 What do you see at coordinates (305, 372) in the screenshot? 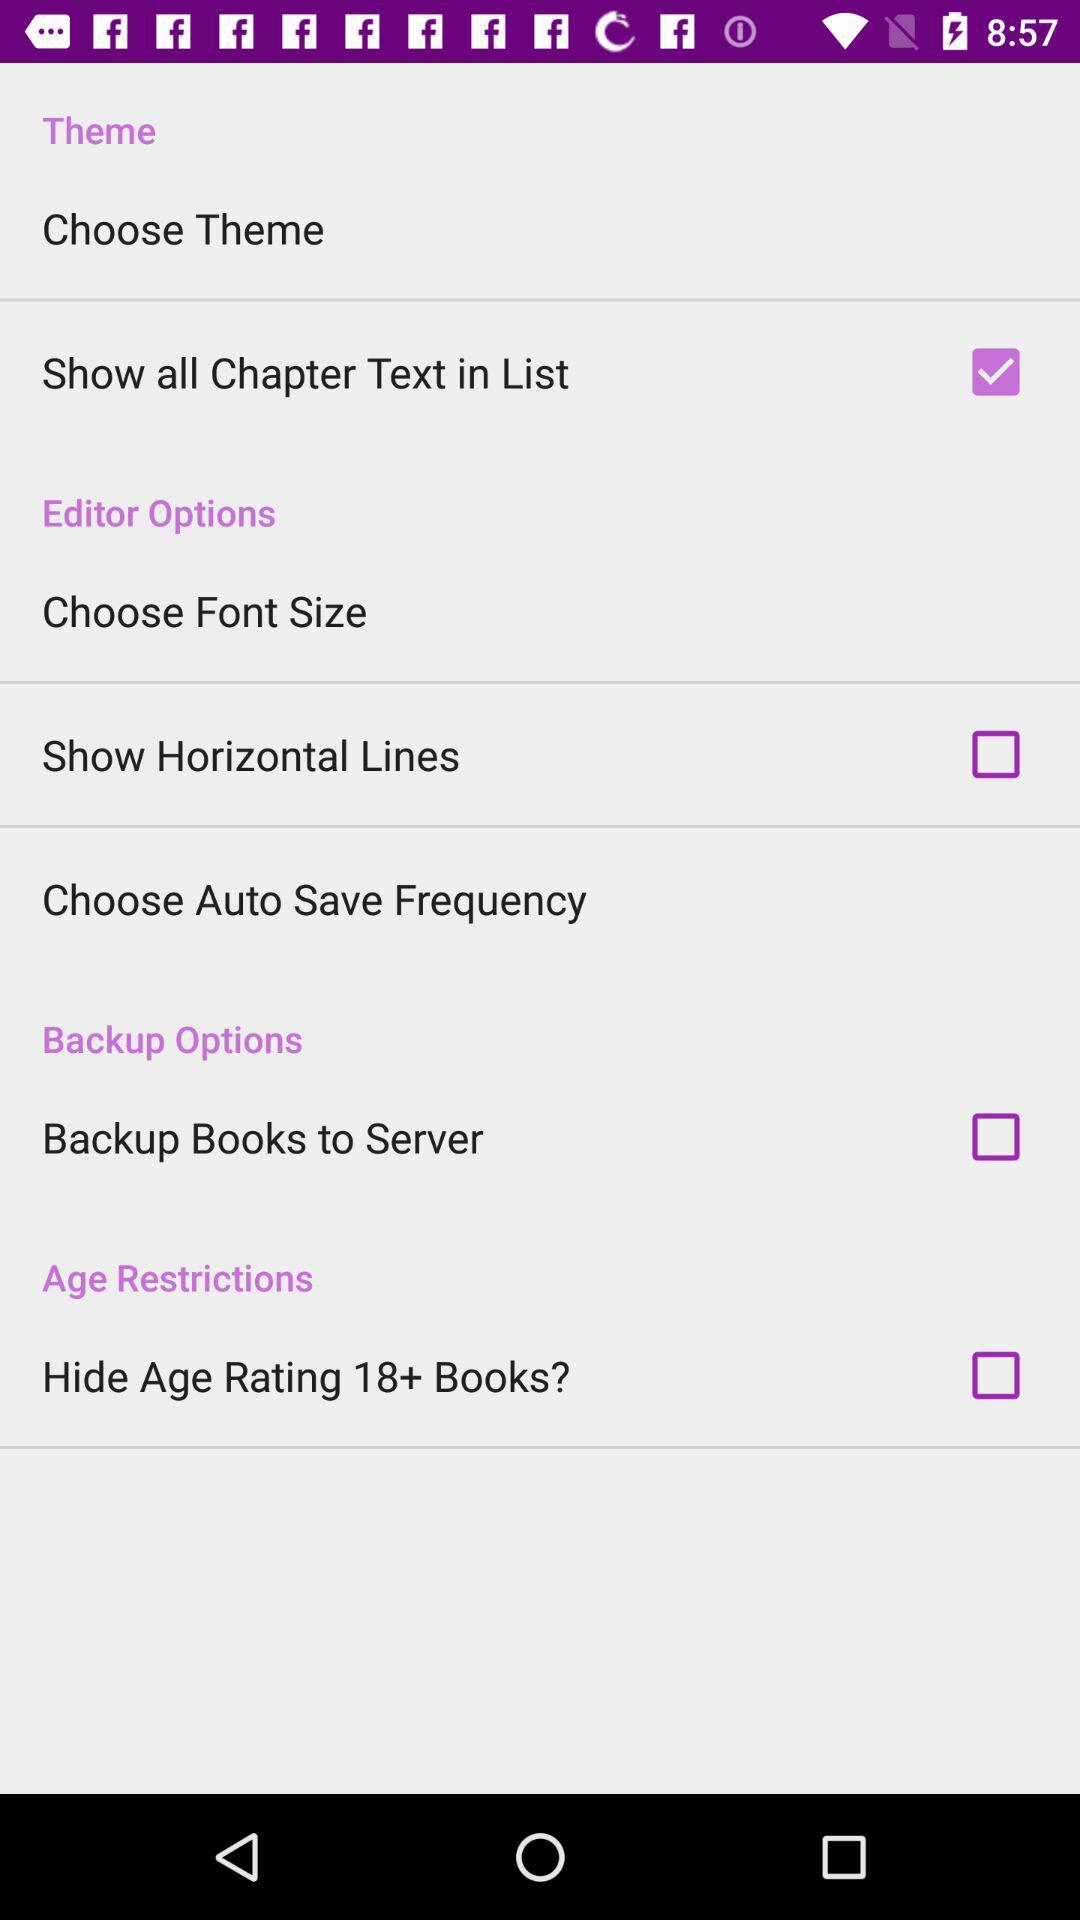
I see `the item below the choose theme` at bounding box center [305, 372].